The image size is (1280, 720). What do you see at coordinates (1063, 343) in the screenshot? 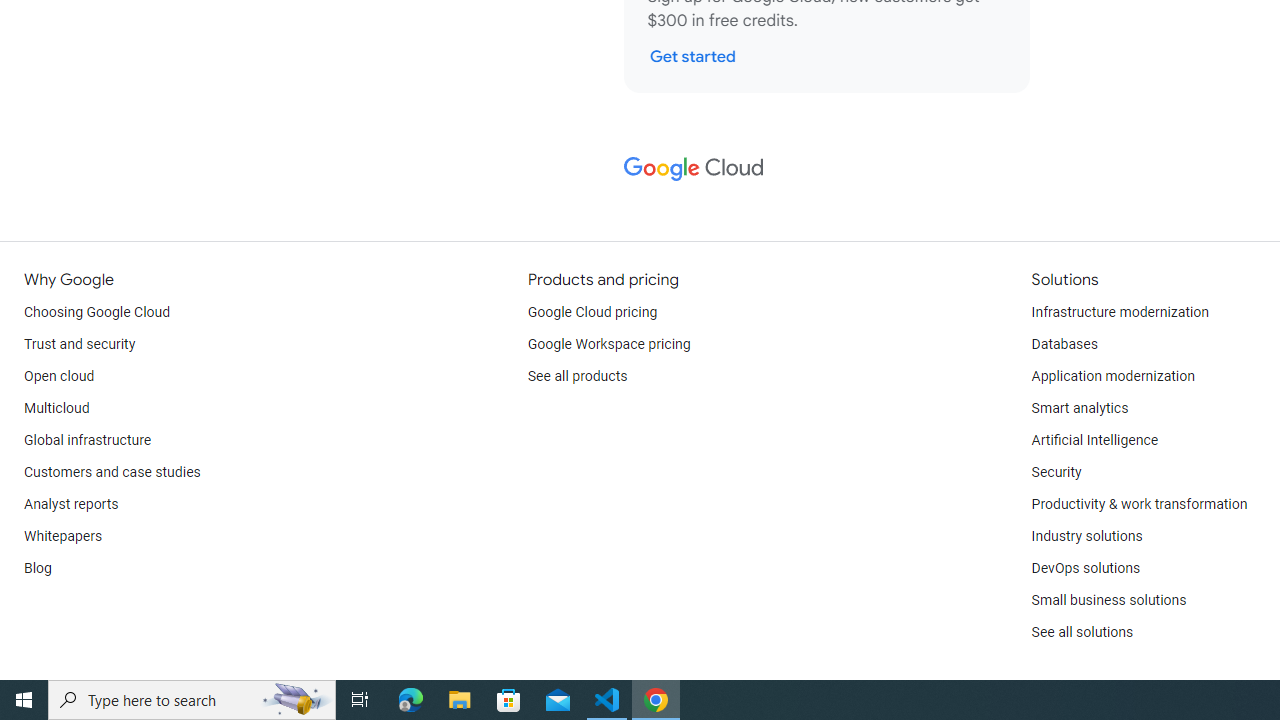
I see `'Databases'` at bounding box center [1063, 343].